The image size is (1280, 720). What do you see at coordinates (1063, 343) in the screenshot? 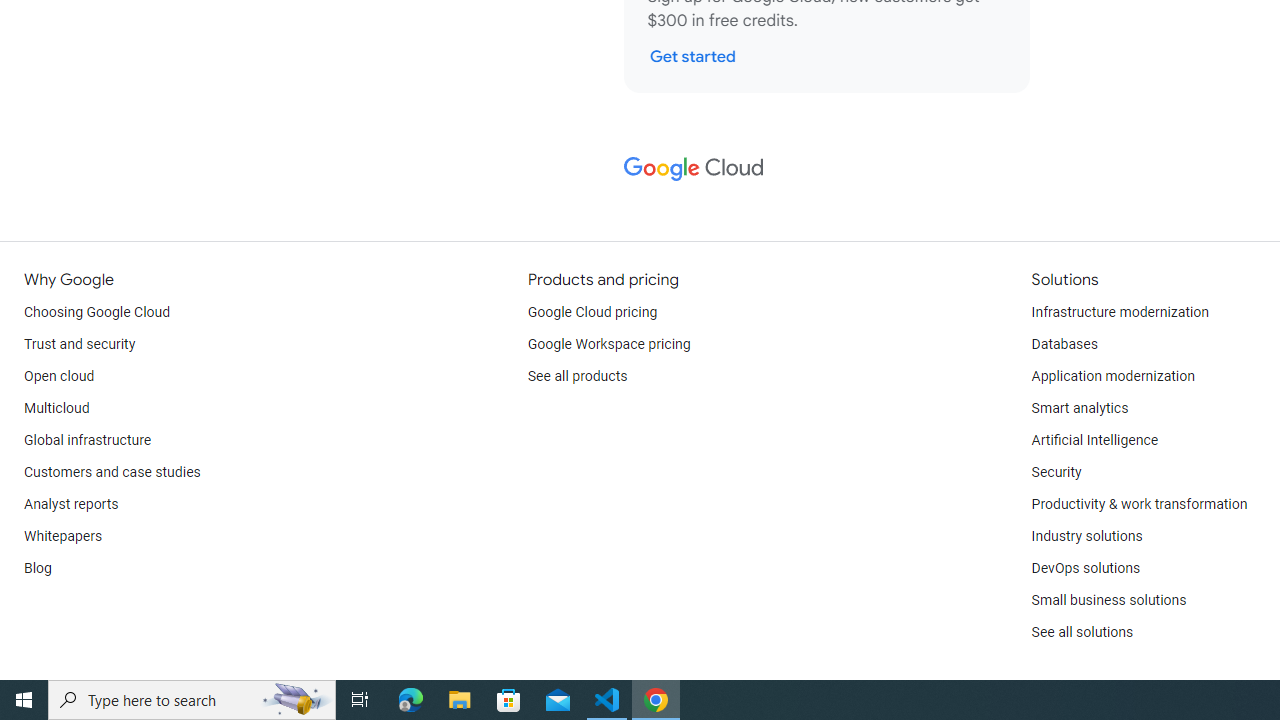
I see `'Databases'` at bounding box center [1063, 343].